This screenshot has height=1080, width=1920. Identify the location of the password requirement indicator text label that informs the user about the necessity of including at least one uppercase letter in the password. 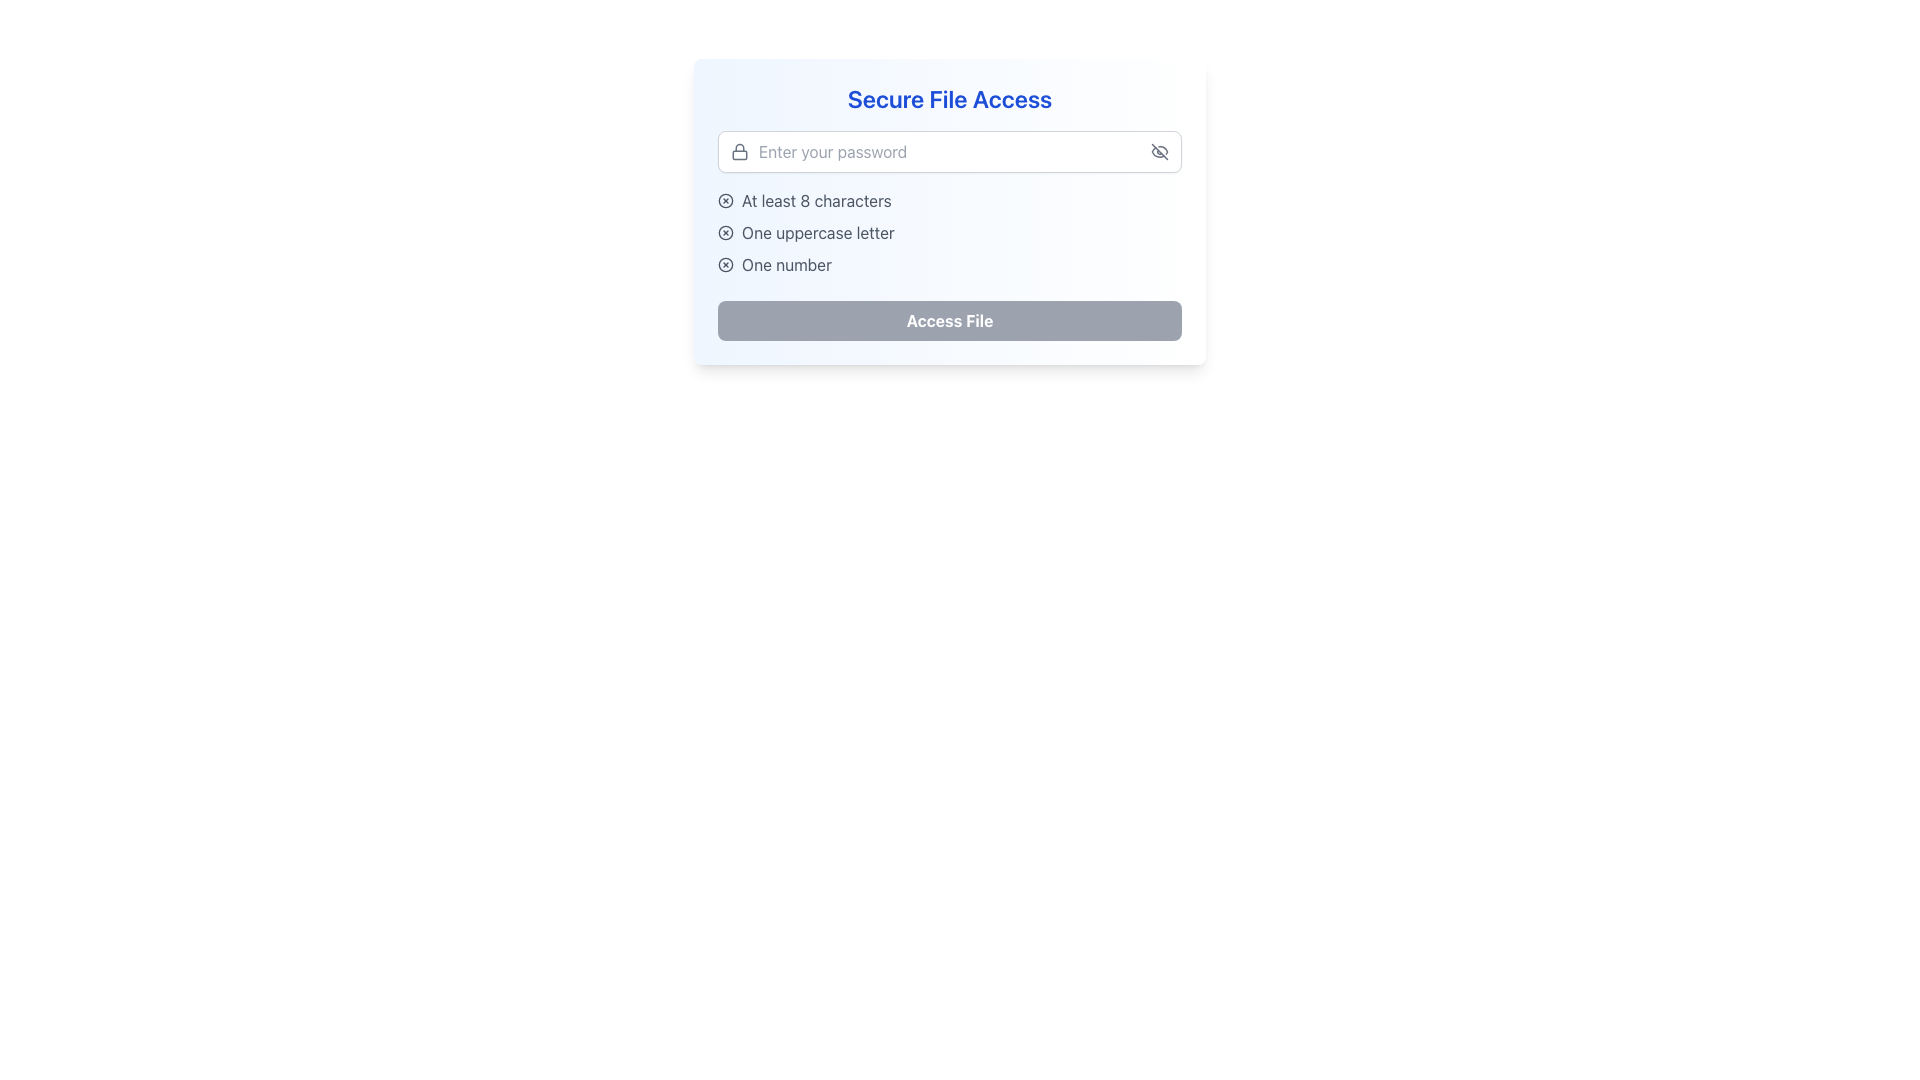
(818, 231).